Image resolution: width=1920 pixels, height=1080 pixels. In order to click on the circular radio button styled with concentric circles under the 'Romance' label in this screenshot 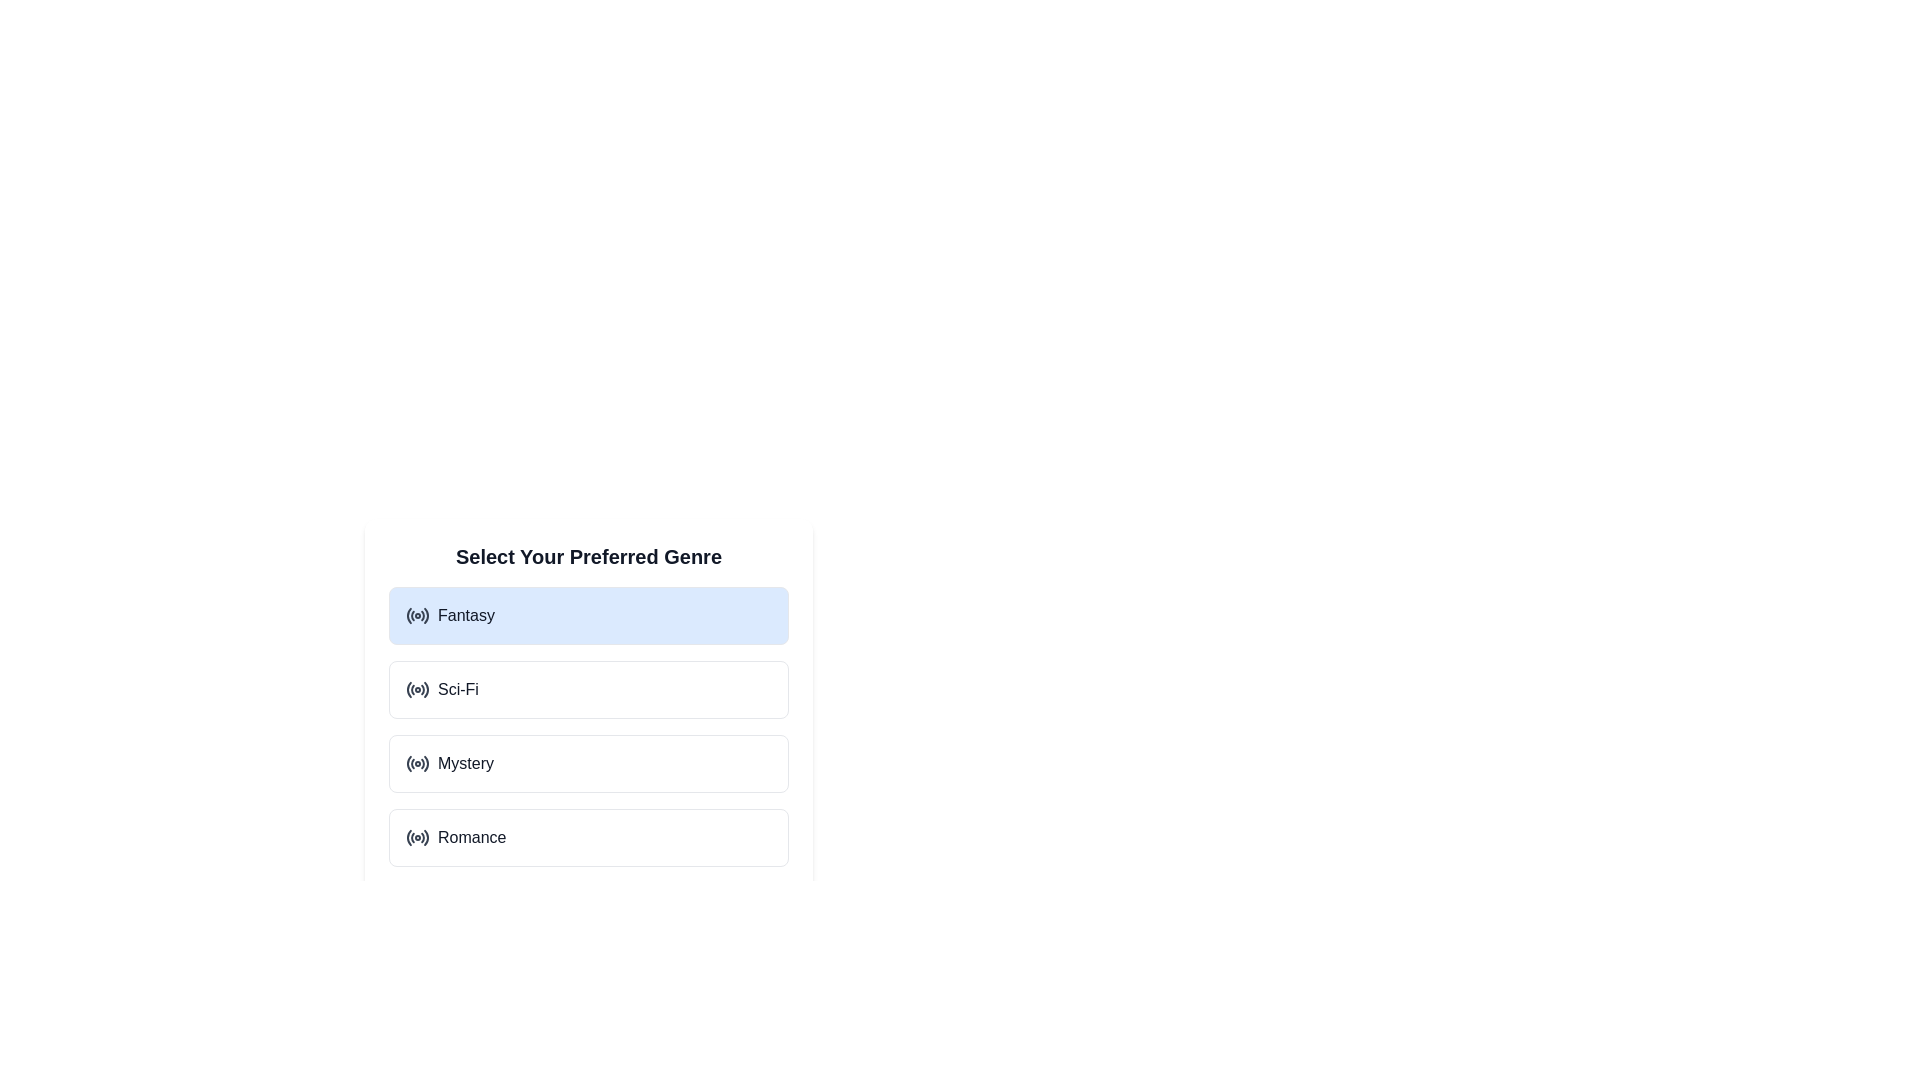, I will do `click(416, 837)`.